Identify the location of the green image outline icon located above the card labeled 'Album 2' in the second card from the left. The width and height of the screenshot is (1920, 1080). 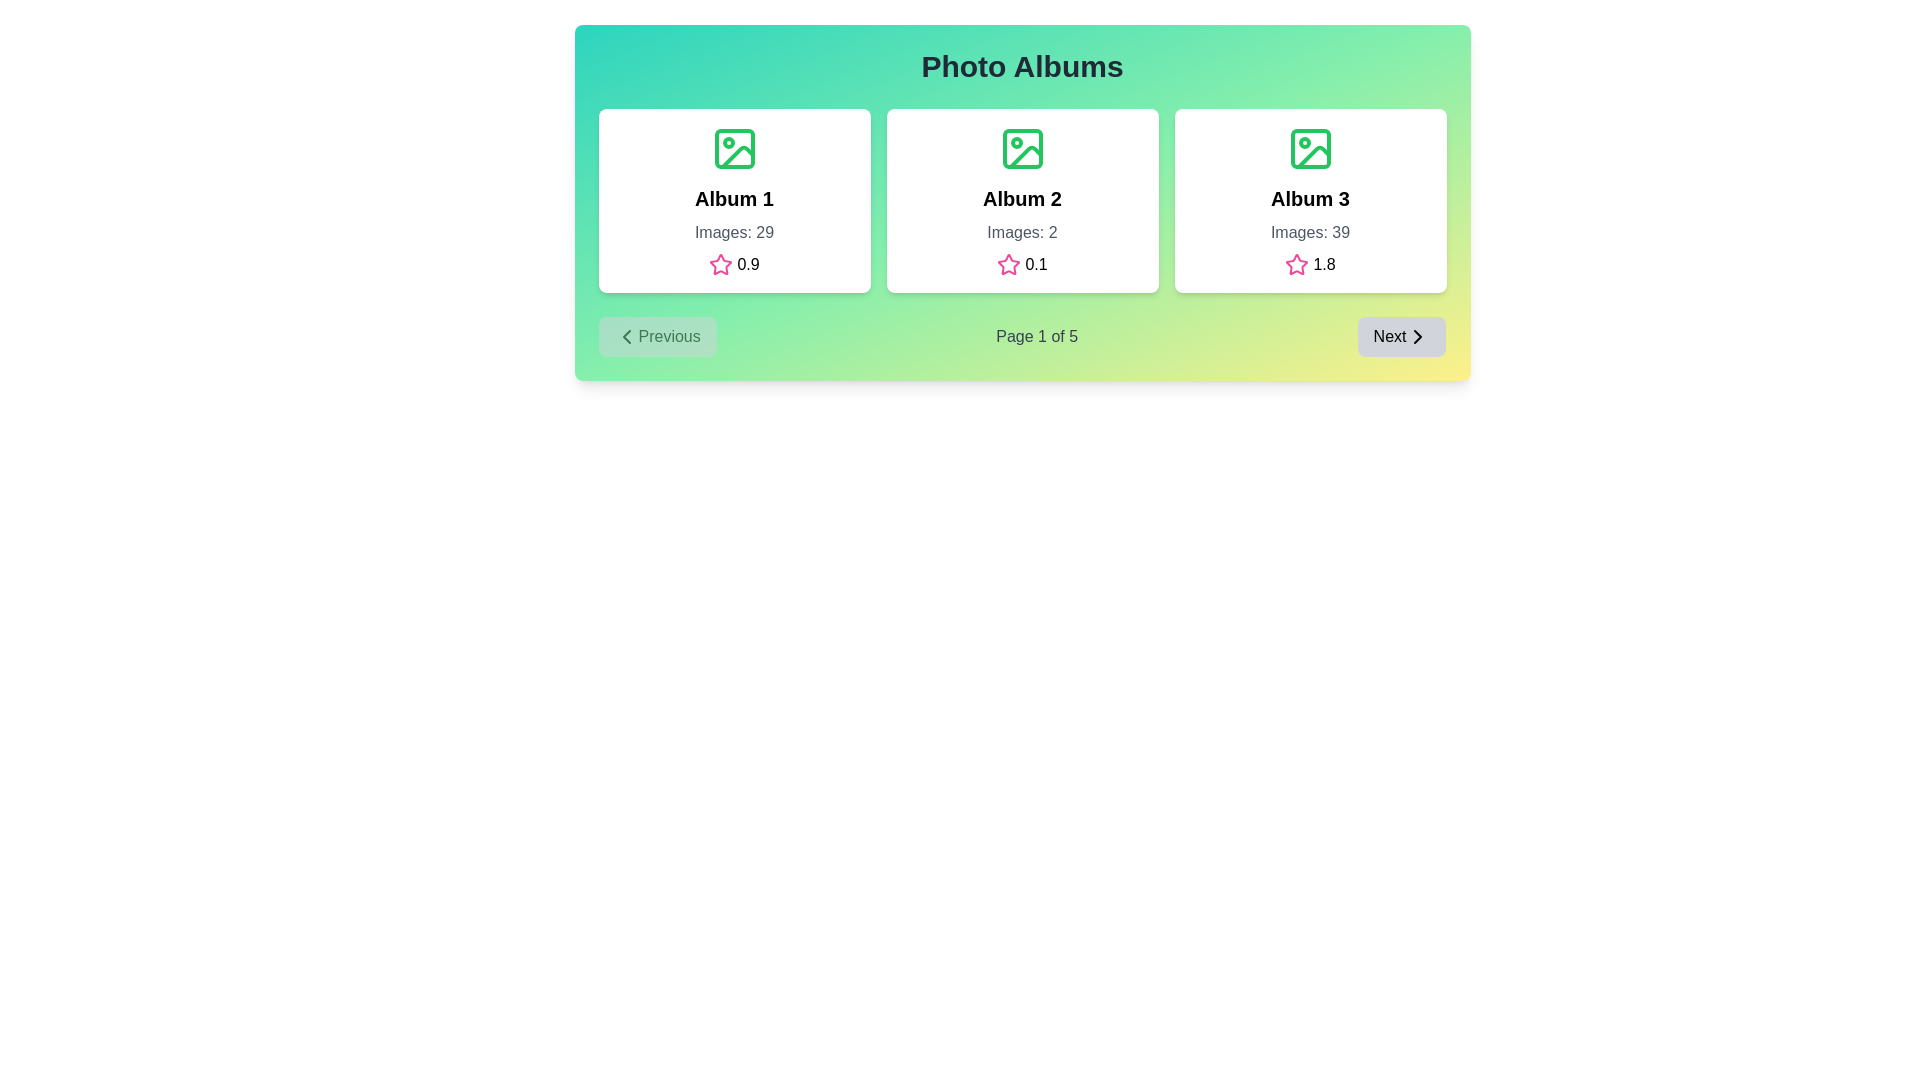
(1022, 148).